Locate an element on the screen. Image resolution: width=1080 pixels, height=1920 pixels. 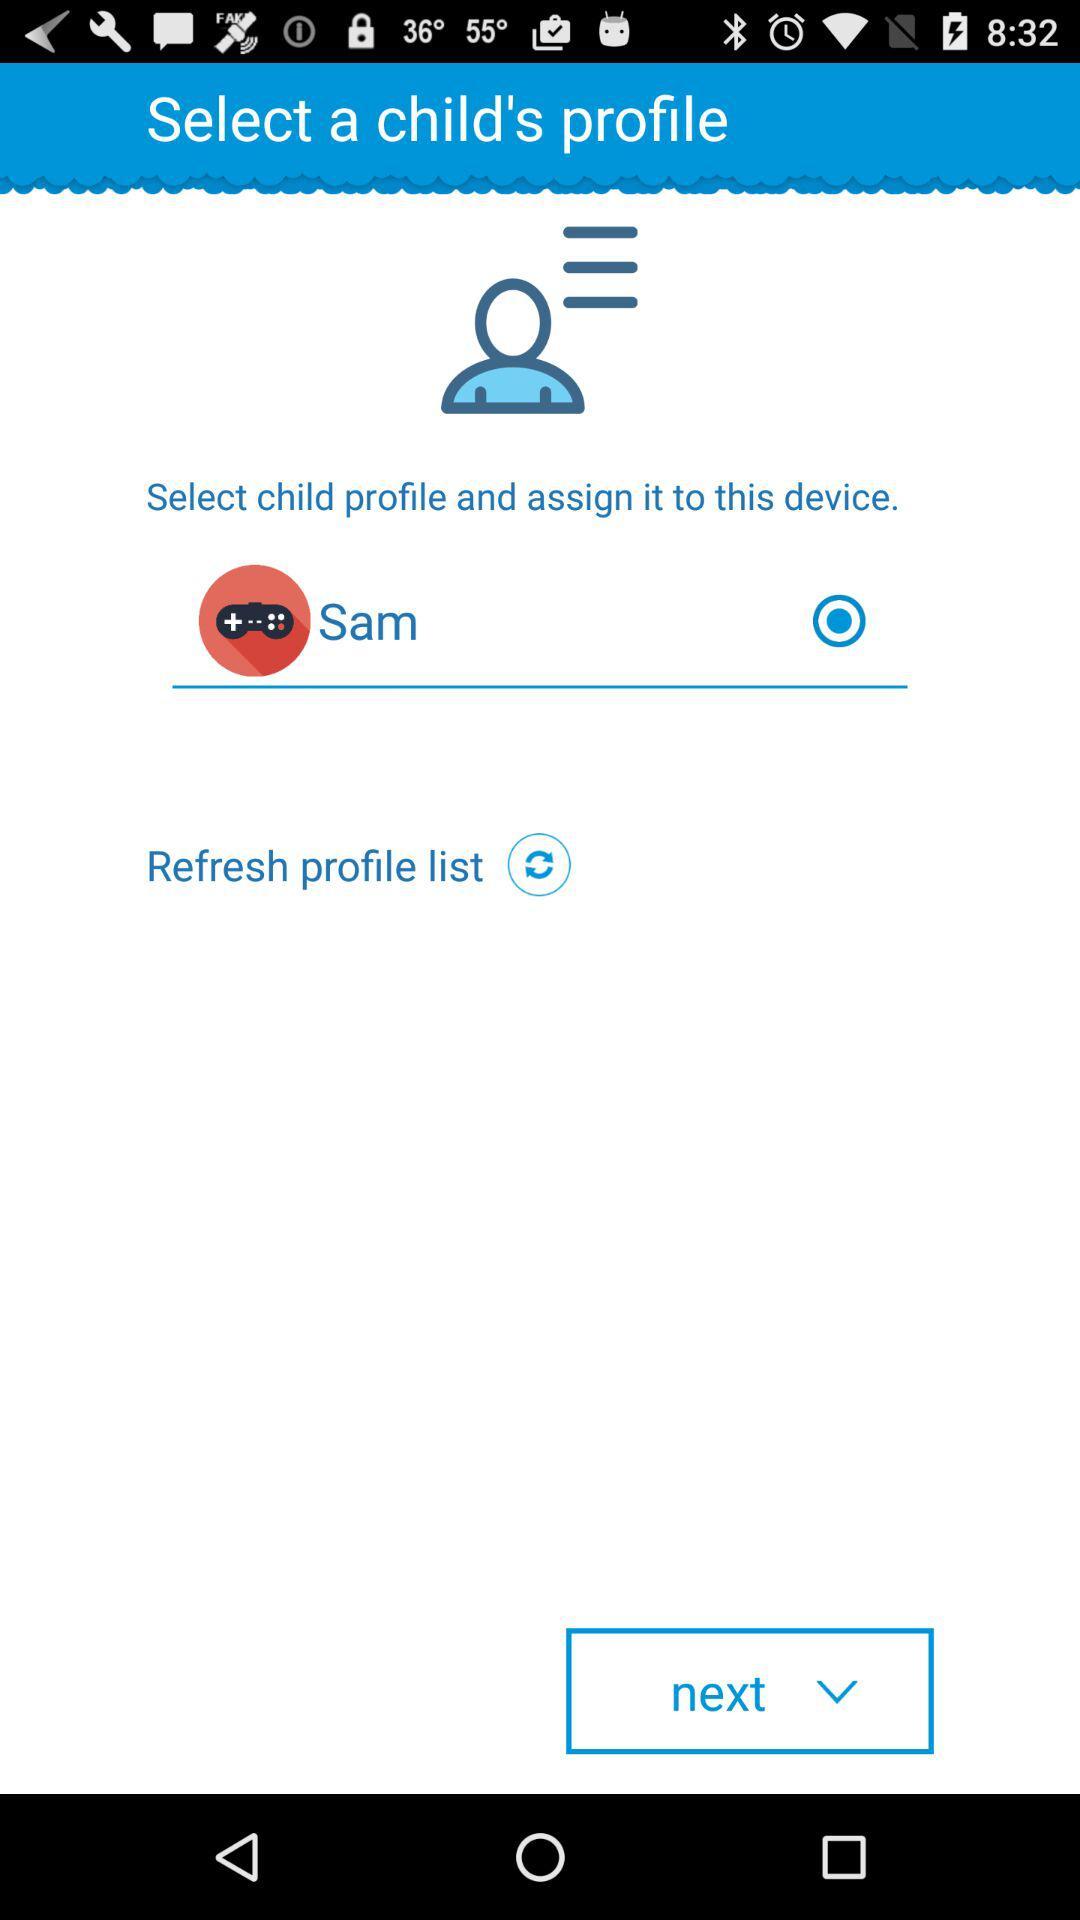
the icon next to the refresh profile list item is located at coordinates (538, 864).